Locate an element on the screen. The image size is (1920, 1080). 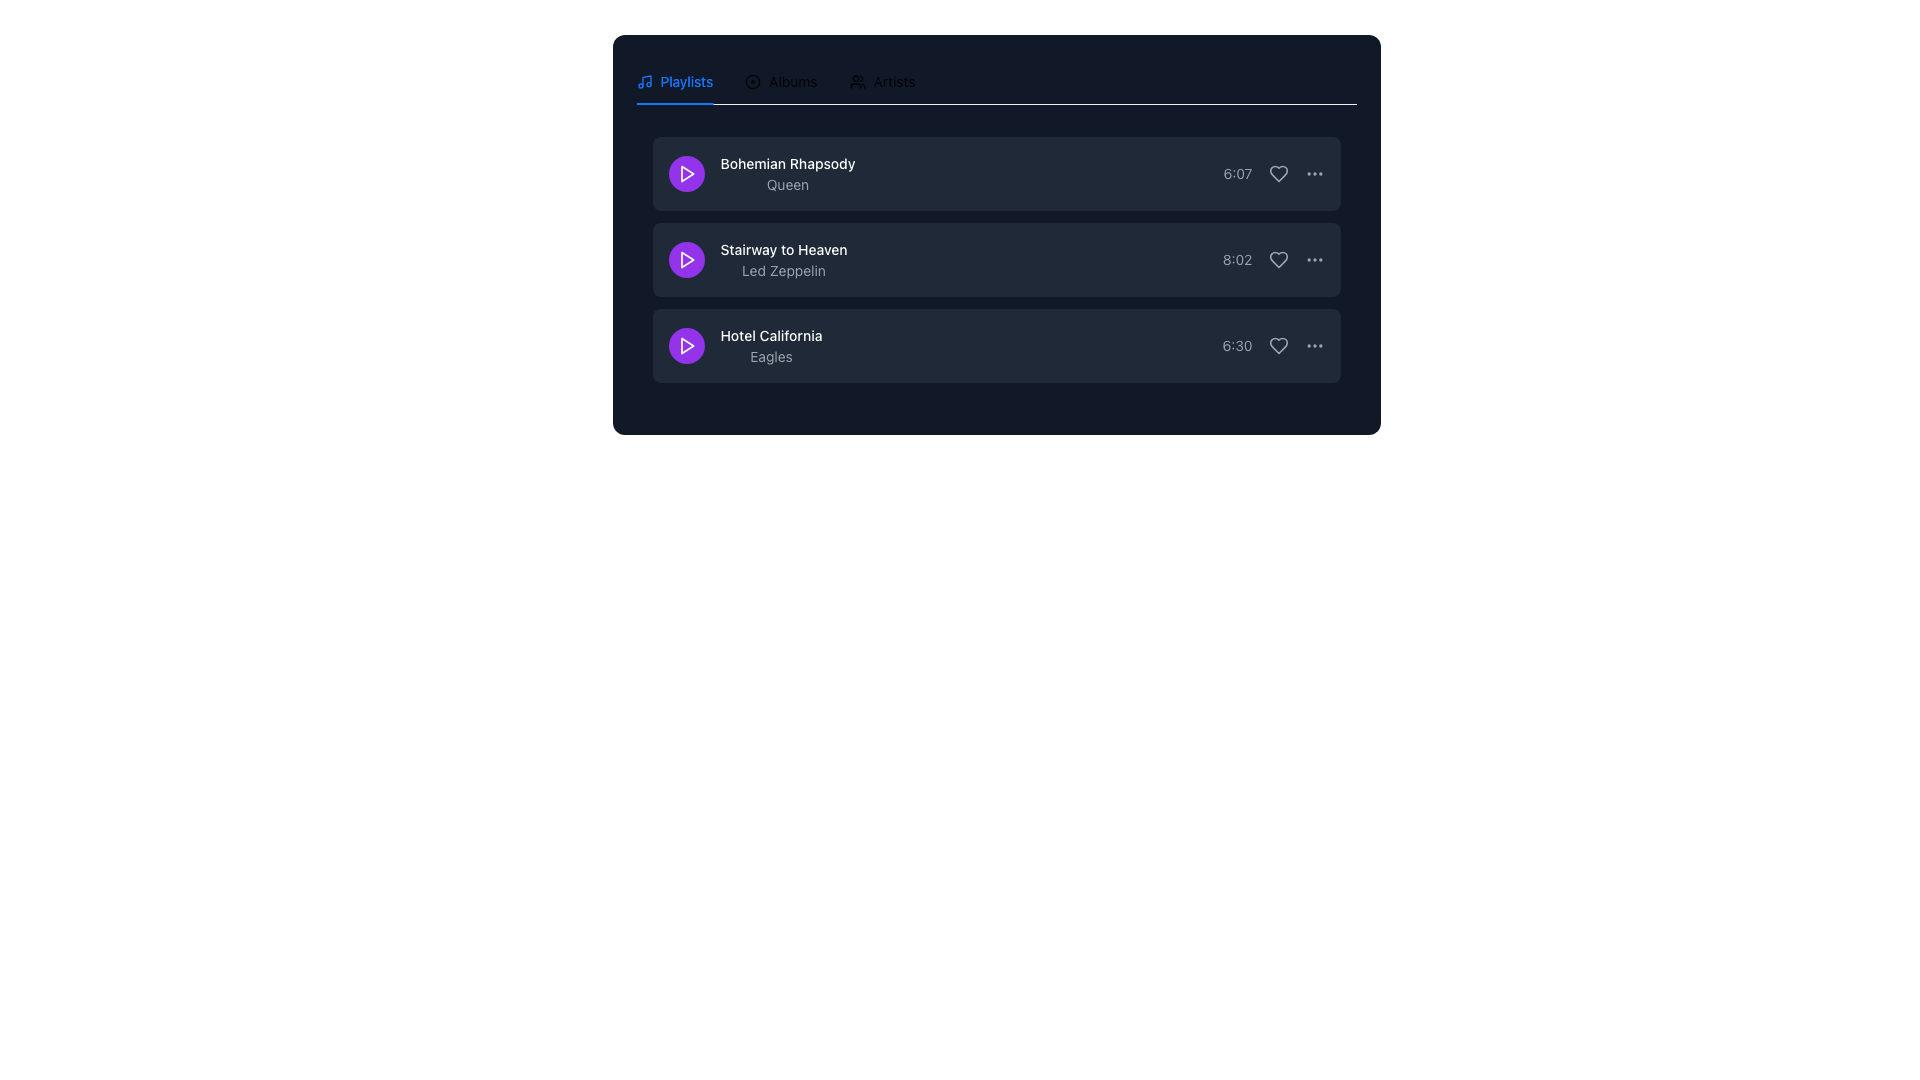
the 'Albums' tab in the navigation bar to switch the category from 'Playlists' to 'Albums' is located at coordinates (775, 80).